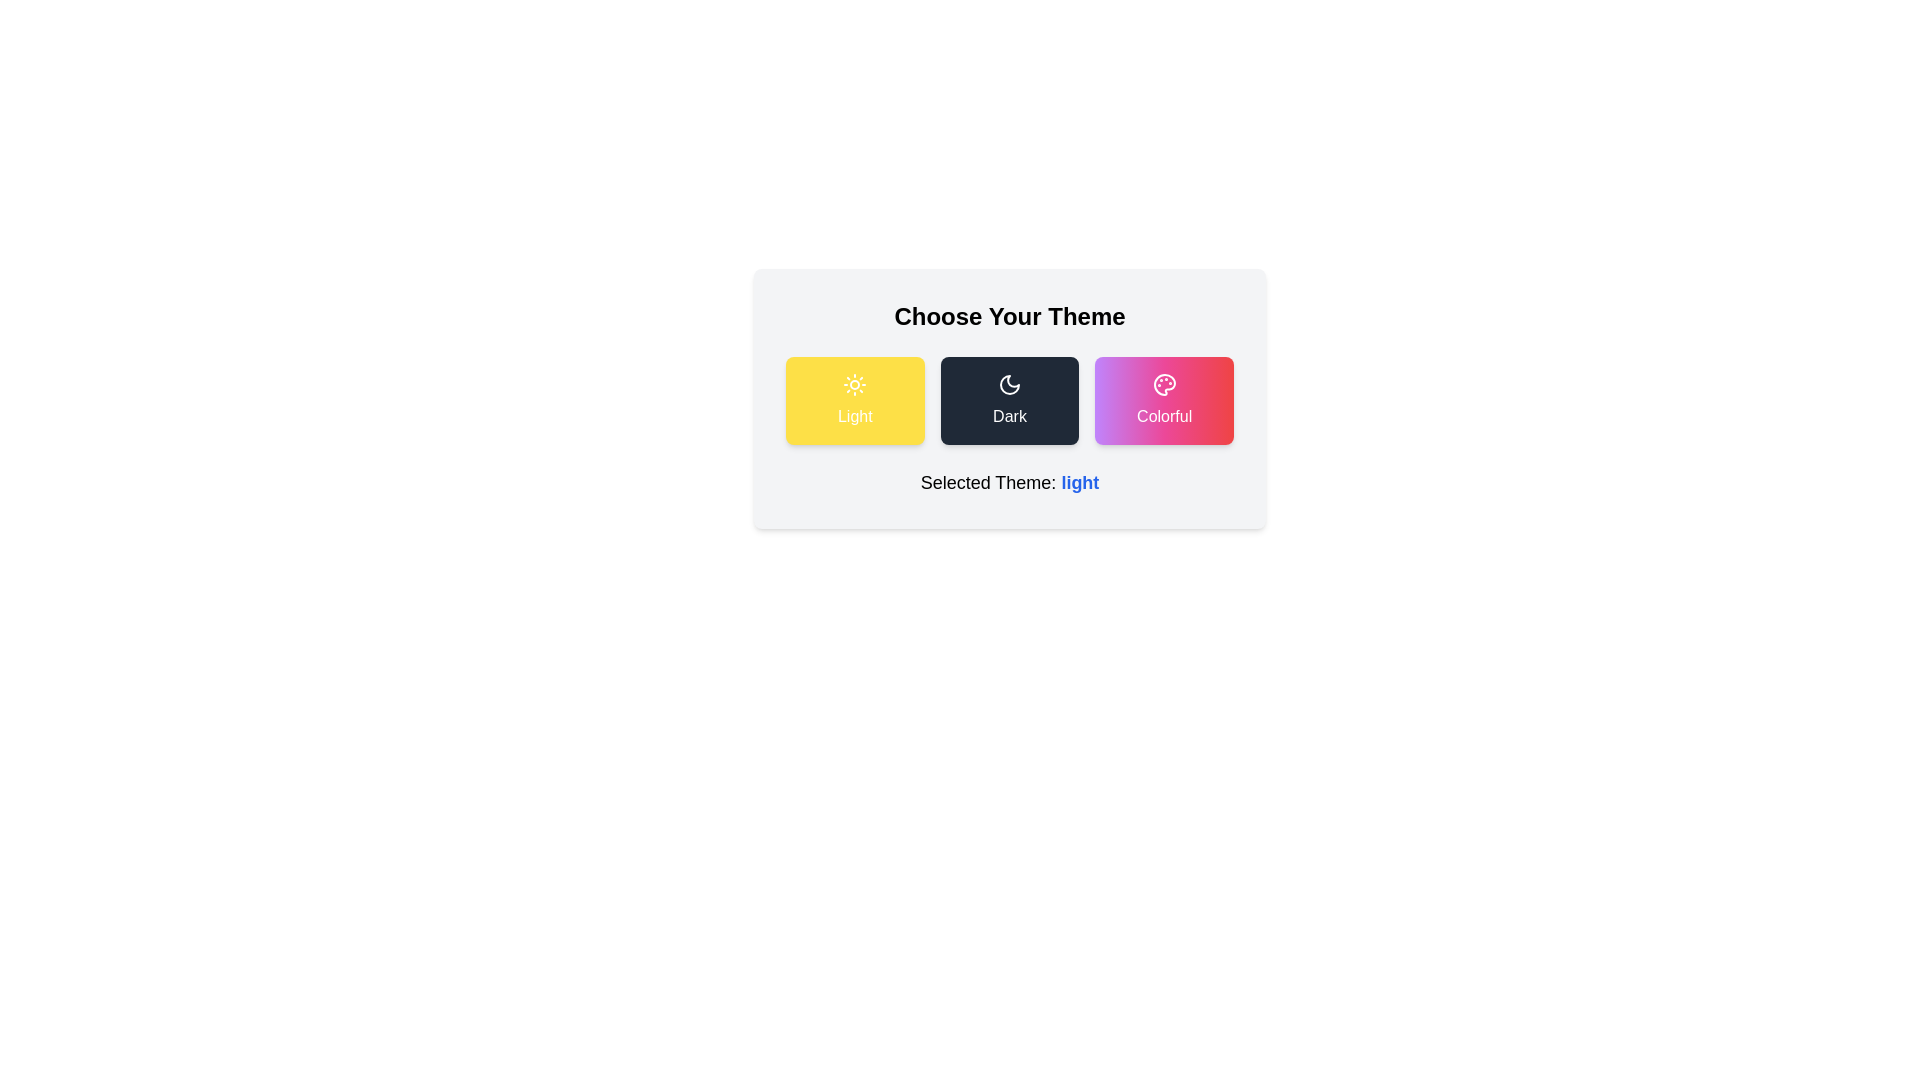 The width and height of the screenshot is (1920, 1080). I want to click on the Dark theme by clicking the corresponding button, so click(1008, 401).